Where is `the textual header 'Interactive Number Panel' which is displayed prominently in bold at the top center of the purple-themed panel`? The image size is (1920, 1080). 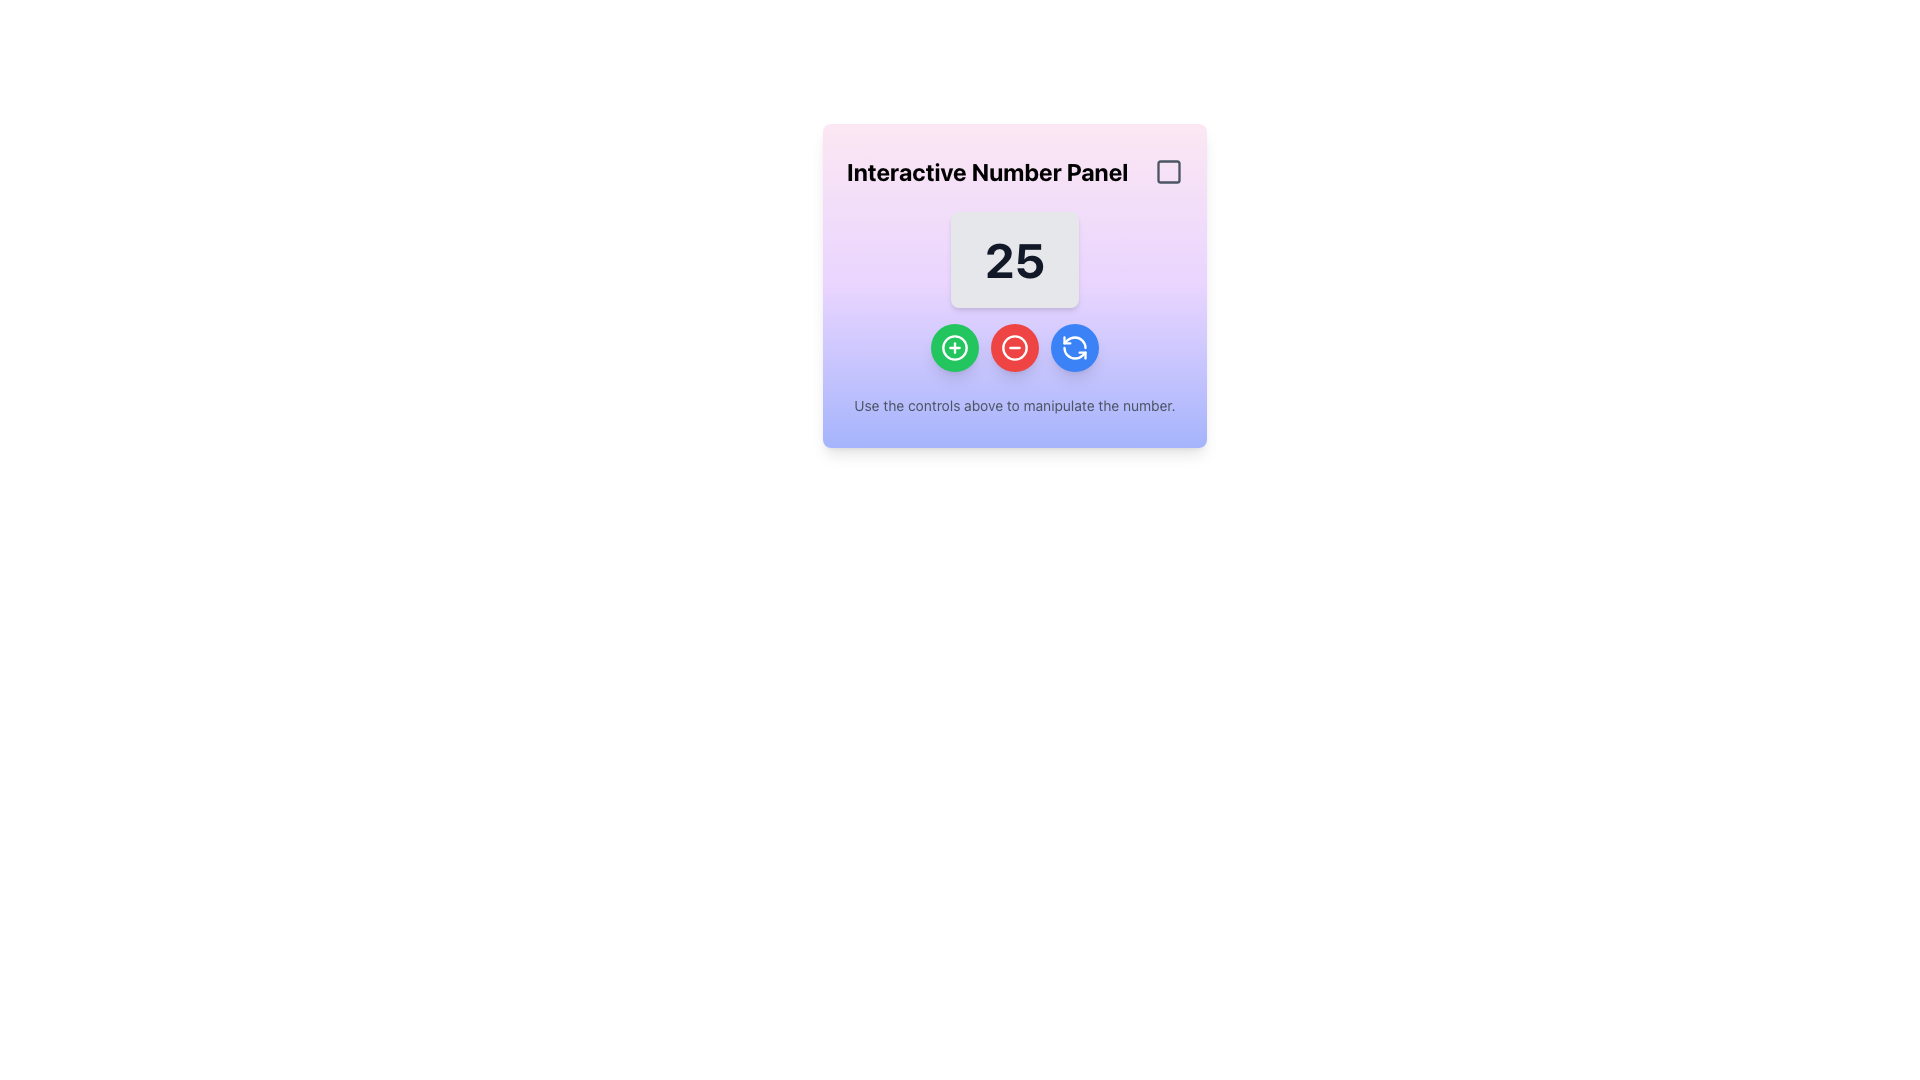 the textual header 'Interactive Number Panel' which is displayed prominently in bold at the top center of the purple-themed panel is located at coordinates (987, 171).